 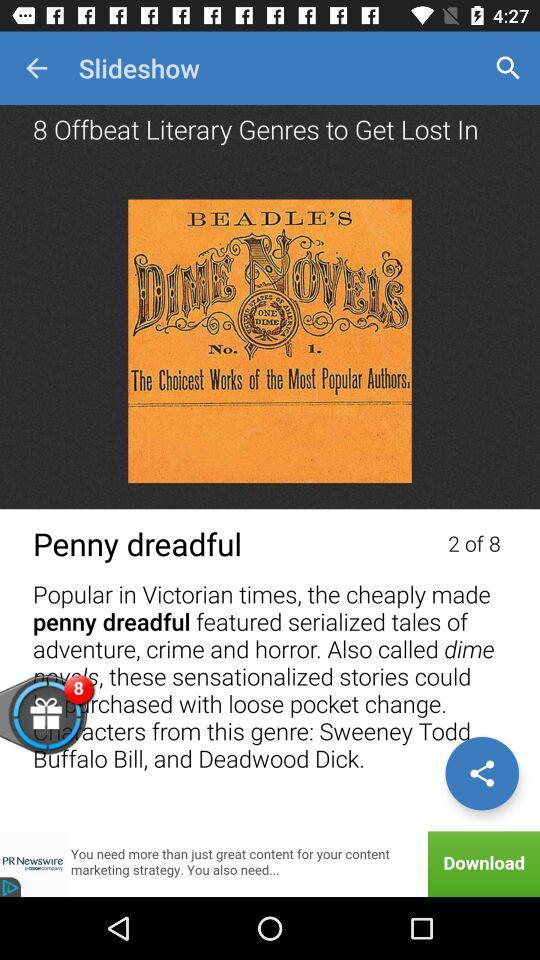 What do you see at coordinates (481, 772) in the screenshot?
I see `share the article` at bounding box center [481, 772].